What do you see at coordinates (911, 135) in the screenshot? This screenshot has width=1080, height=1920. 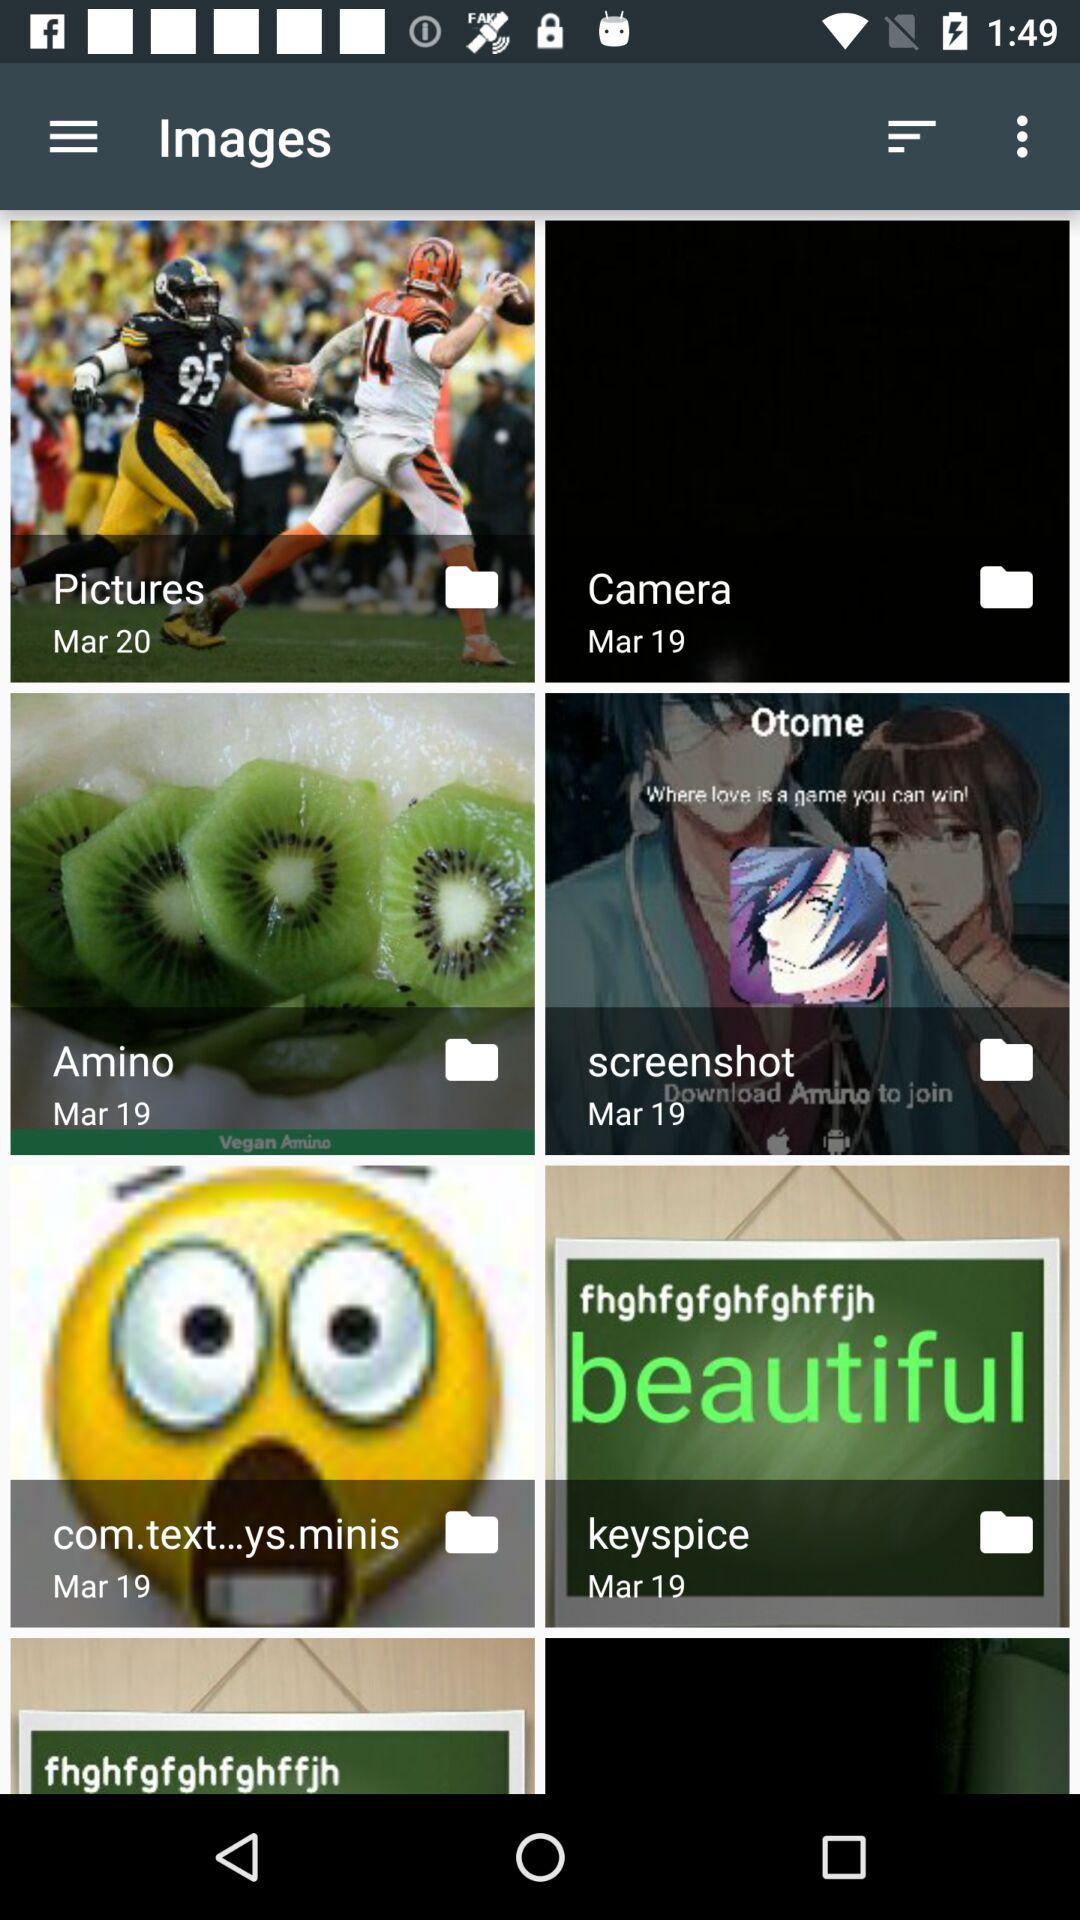 I see `app to the right of images app` at bounding box center [911, 135].